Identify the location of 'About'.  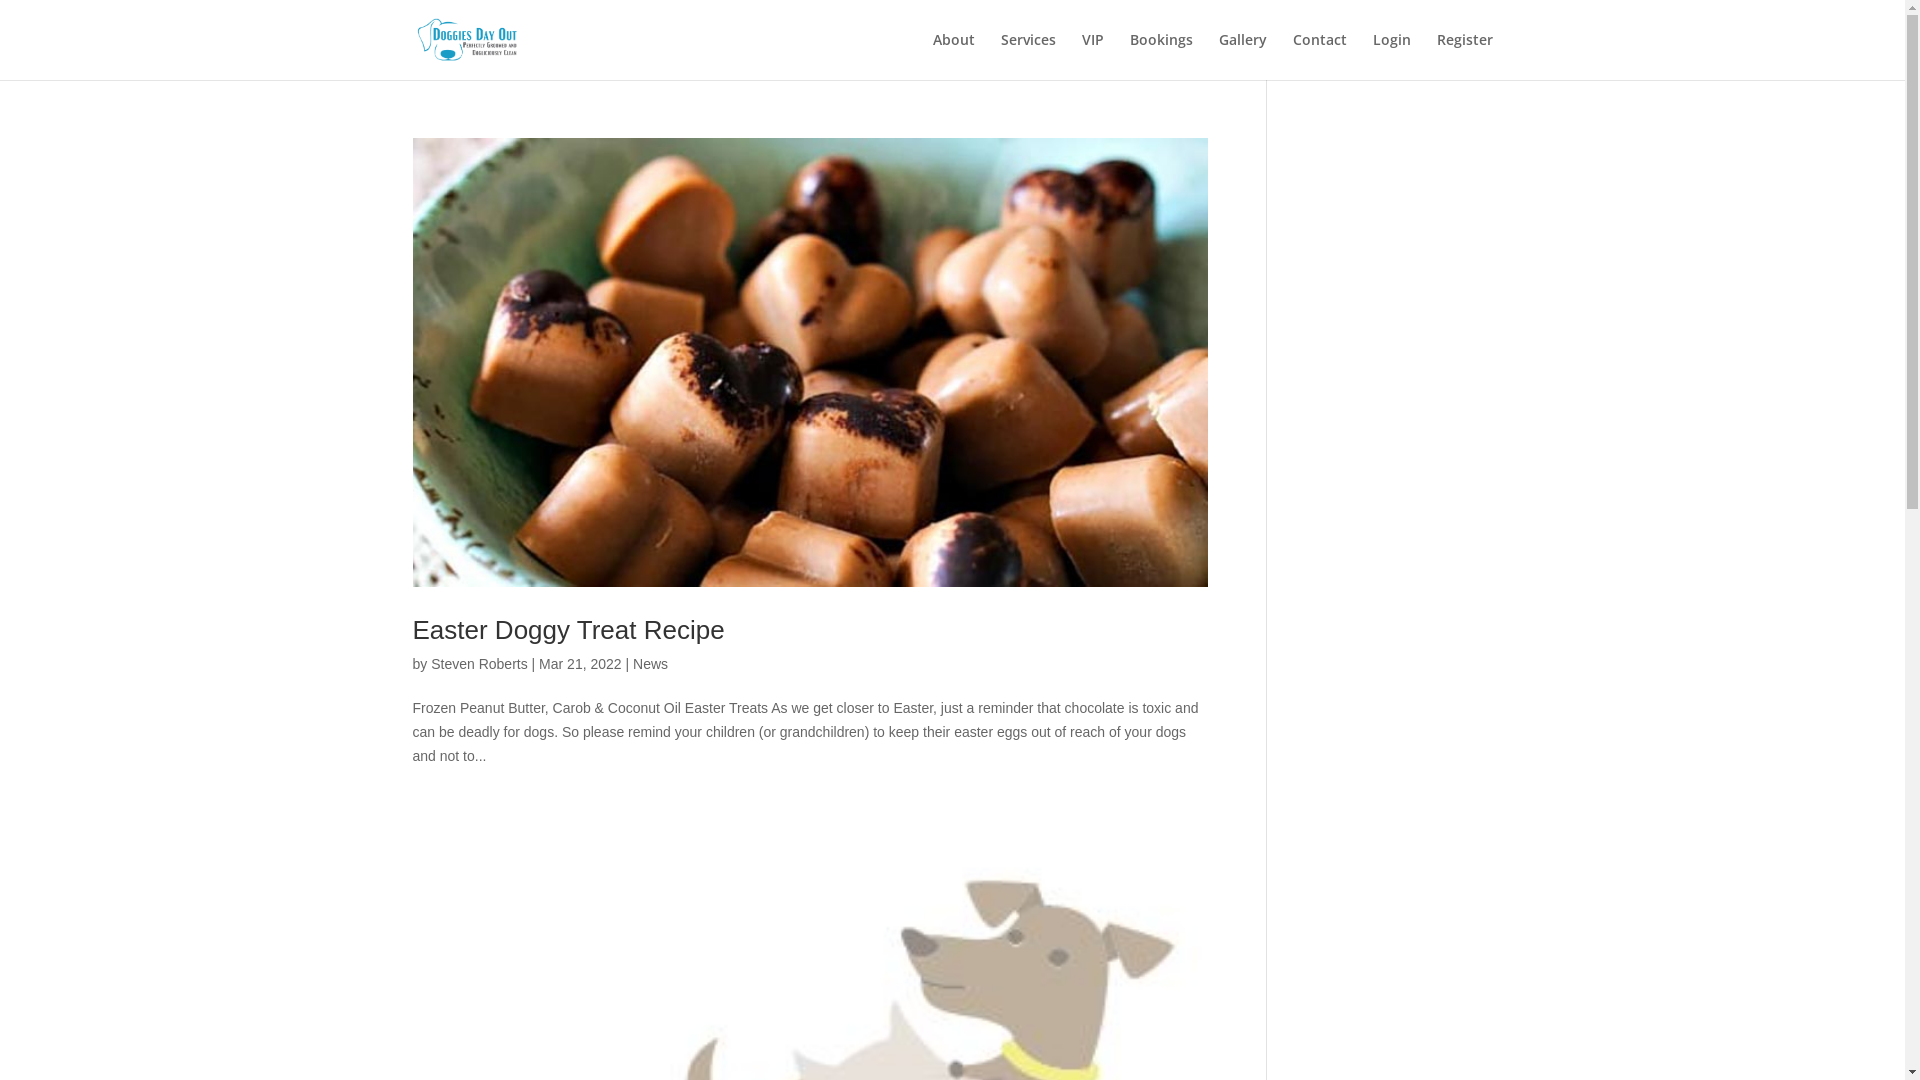
(952, 55).